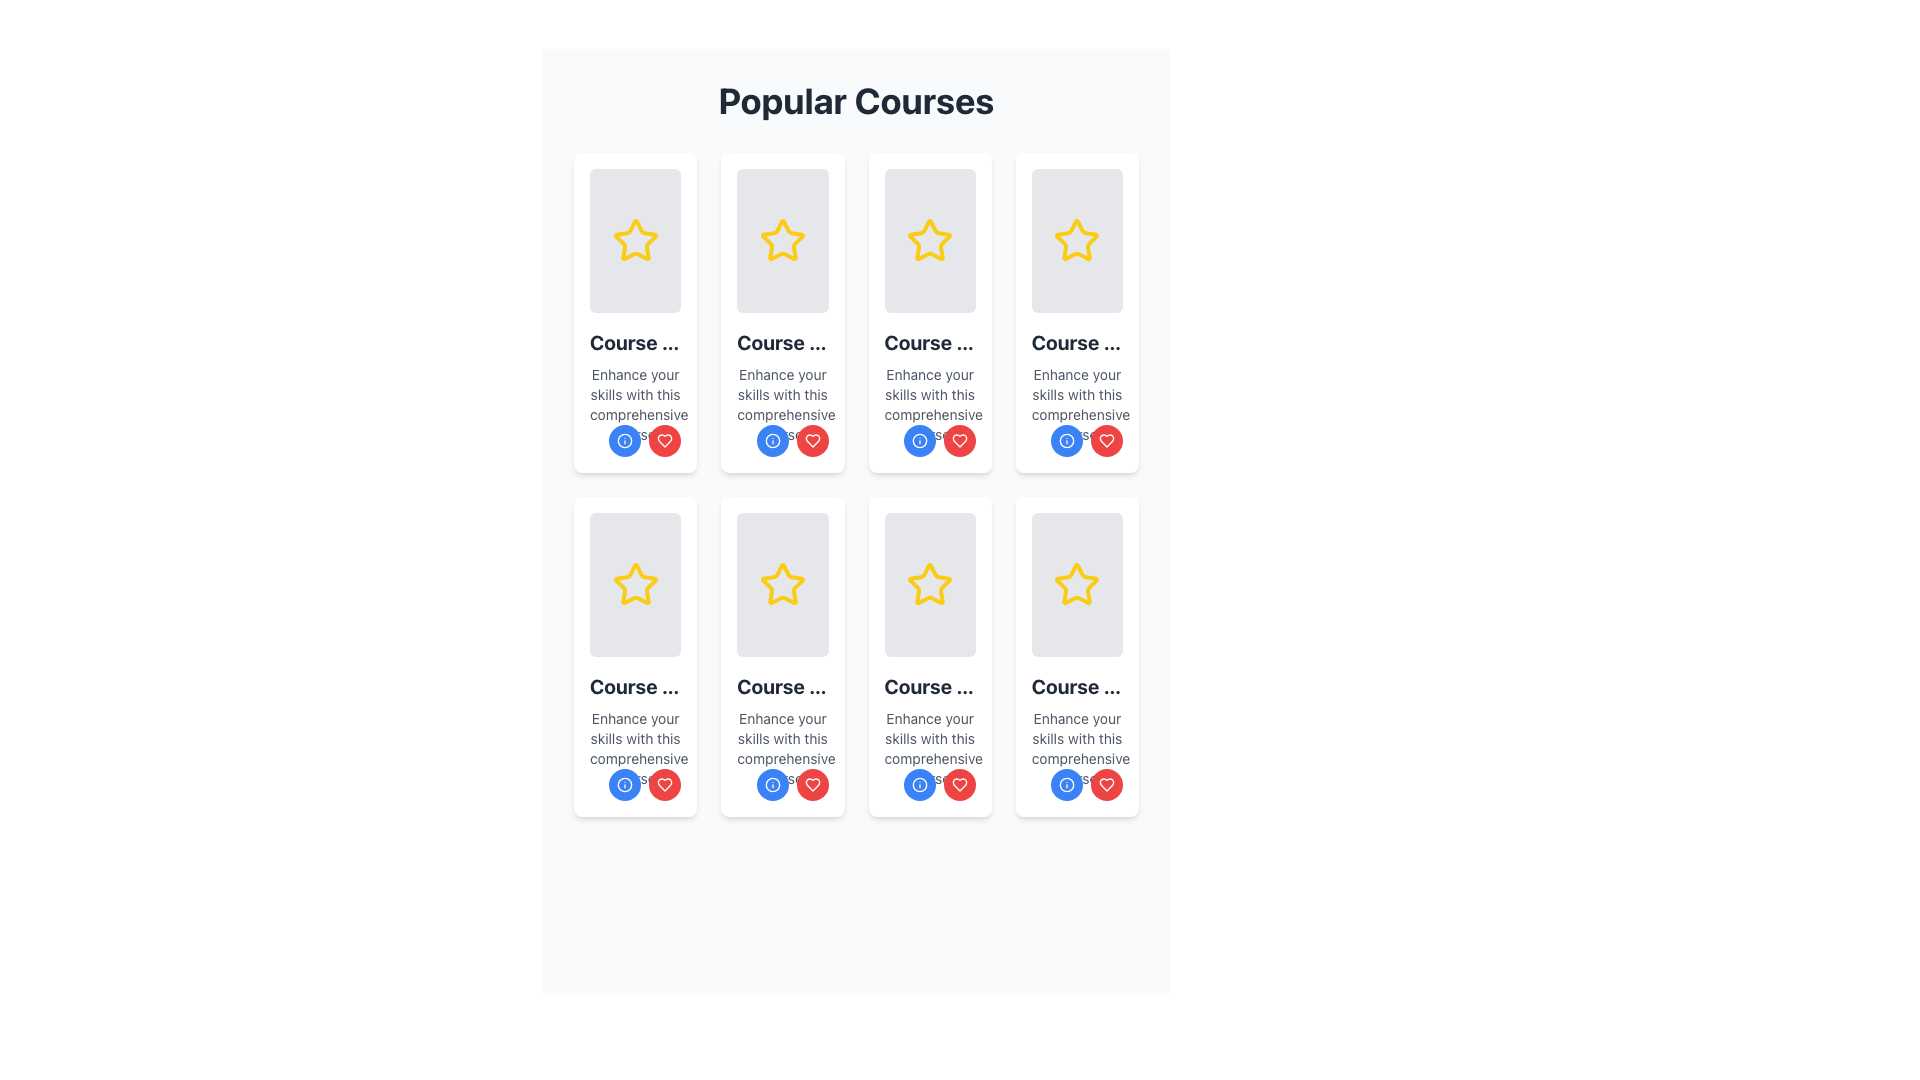  I want to click on the title text label in the fourth card of the top row, which serves as the heading for the course description, so click(1076, 342).